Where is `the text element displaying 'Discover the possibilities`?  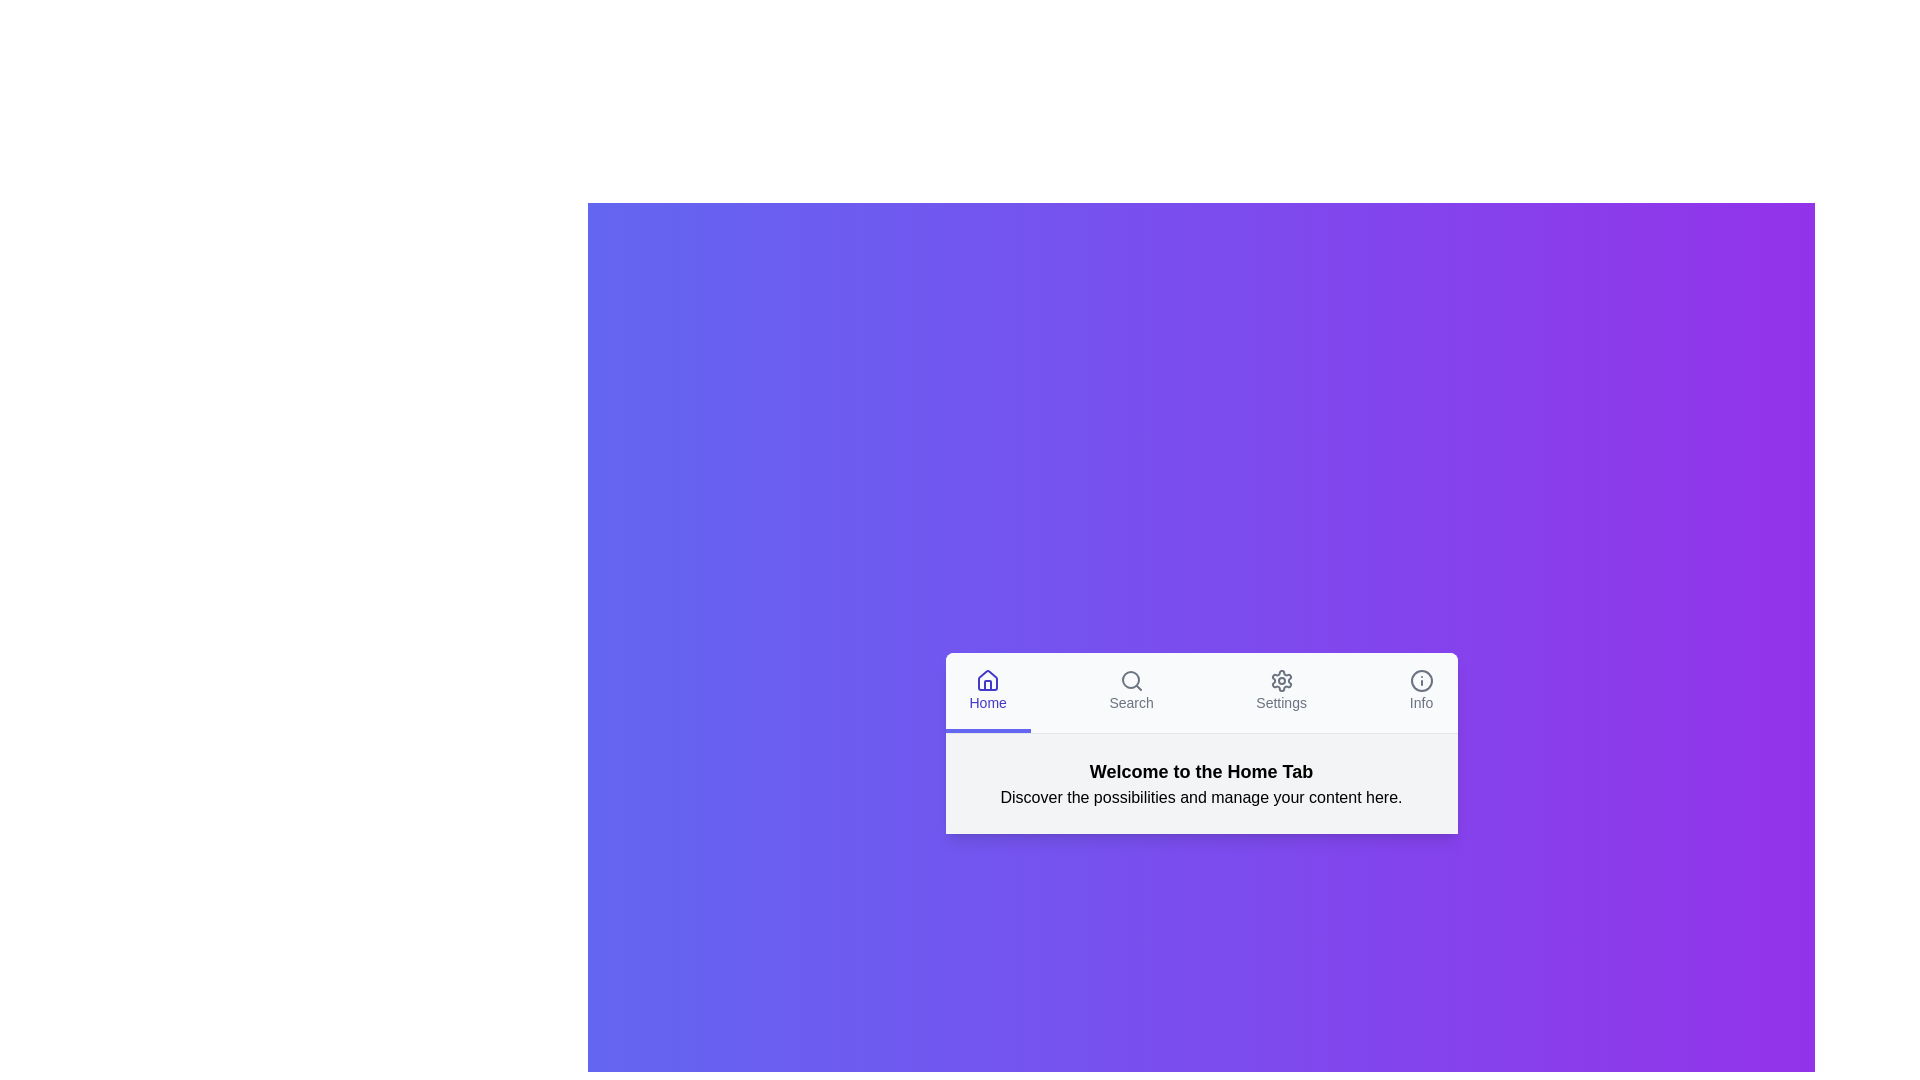 the text element displaying 'Discover the possibilities is located at coordinates (1200, 796).